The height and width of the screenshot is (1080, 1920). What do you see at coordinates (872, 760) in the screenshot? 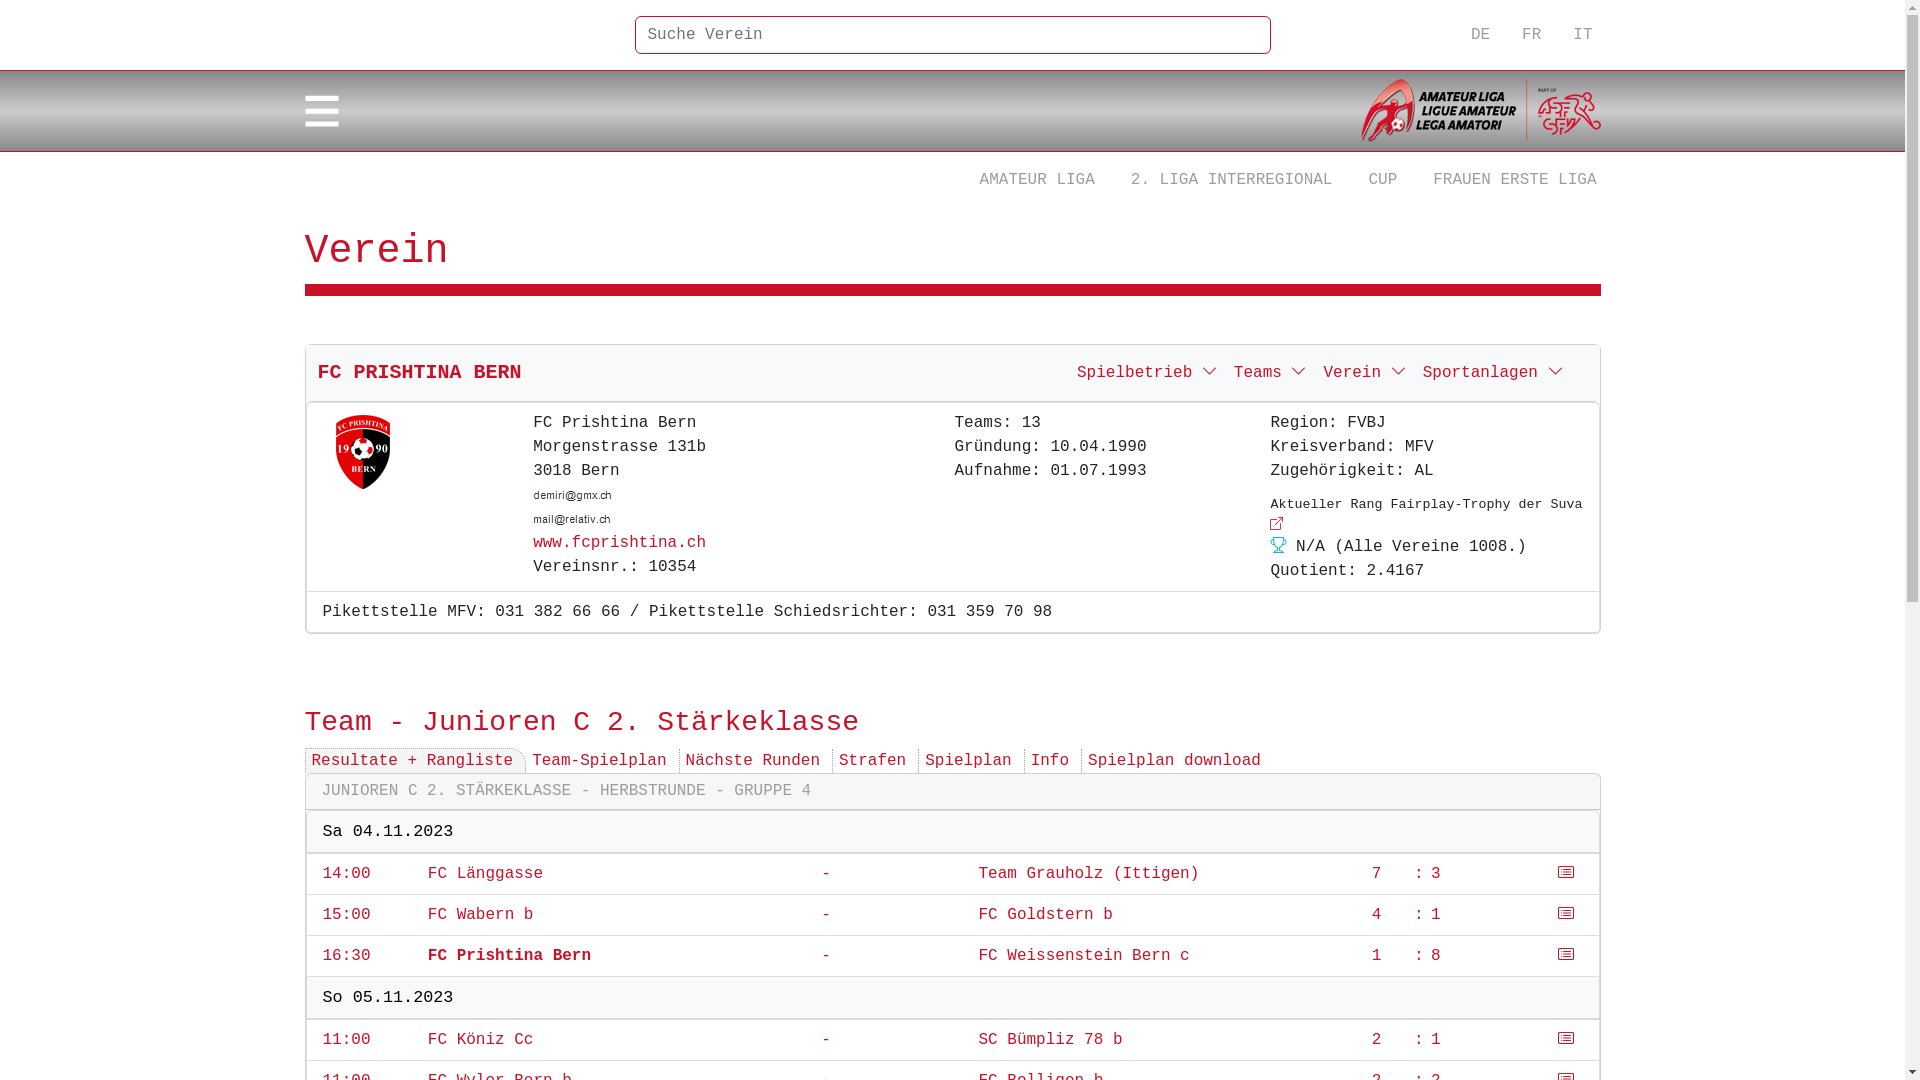
I see `'Strafen'` at bounding box center [872, 760].